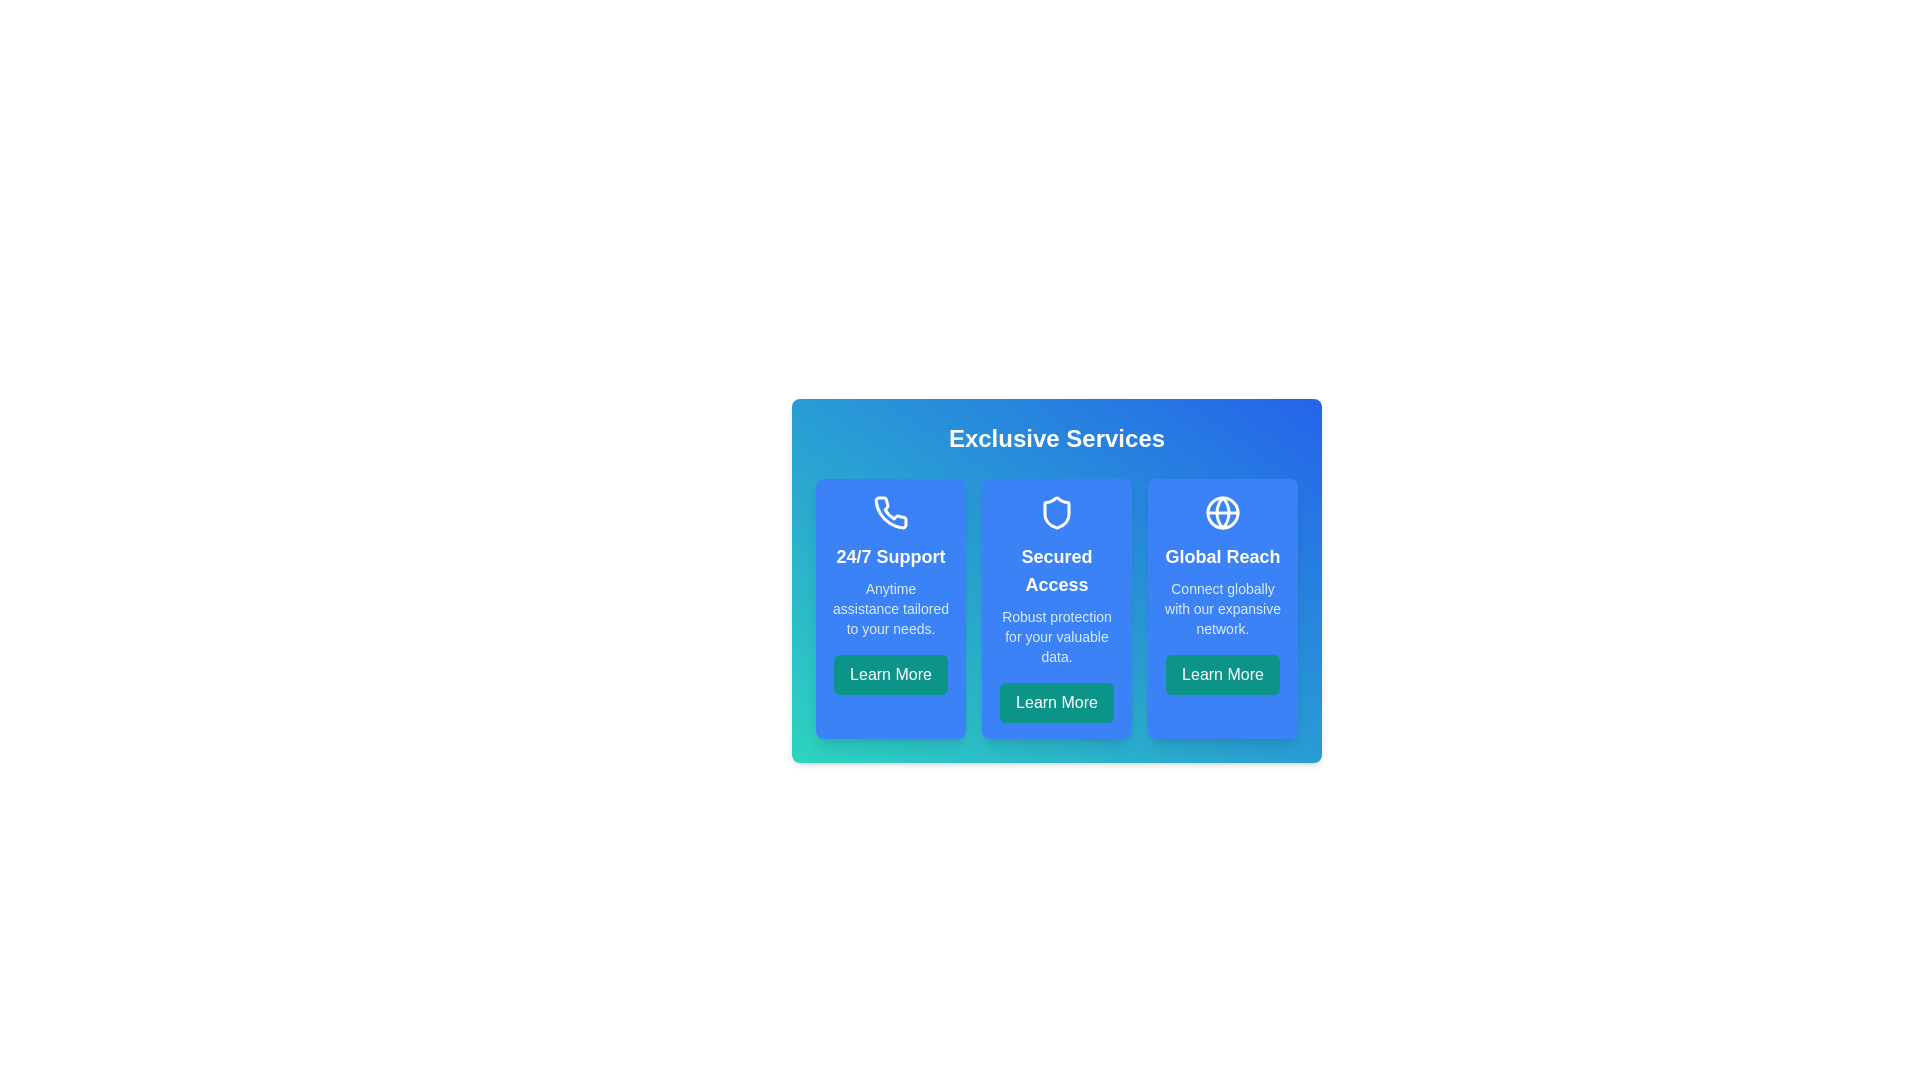 Image resolution: width=1920 pixels, height=1080 pixels. What do you see at coordinates (1222, 608) in the screenshot?
I see `the feature card labeled 'Global Reach' to observe the hover effect` at bounding box center [1222, 608].